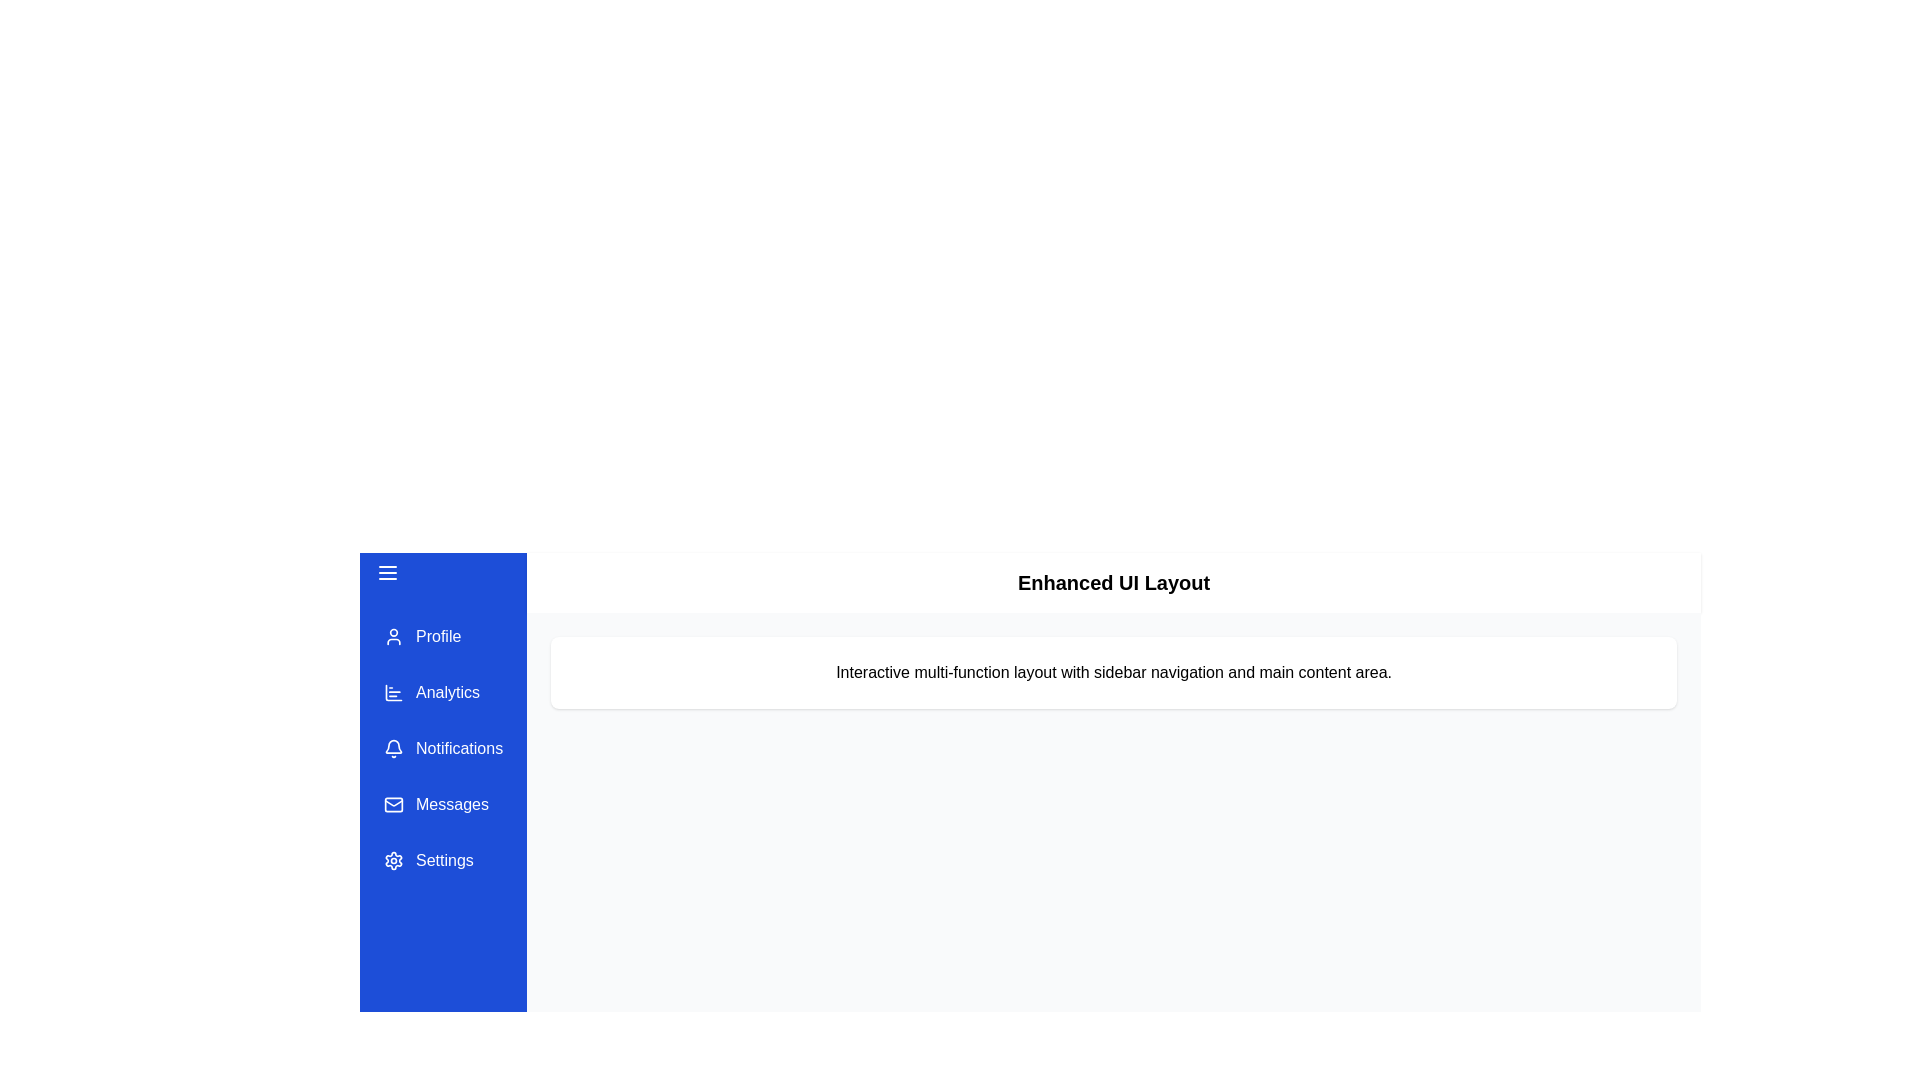 Image resolution: width=1920 pixels, height=1080 pixels. I want to click on the static text label displaying 'Enhanced UI Layout', so click(1112, 582).